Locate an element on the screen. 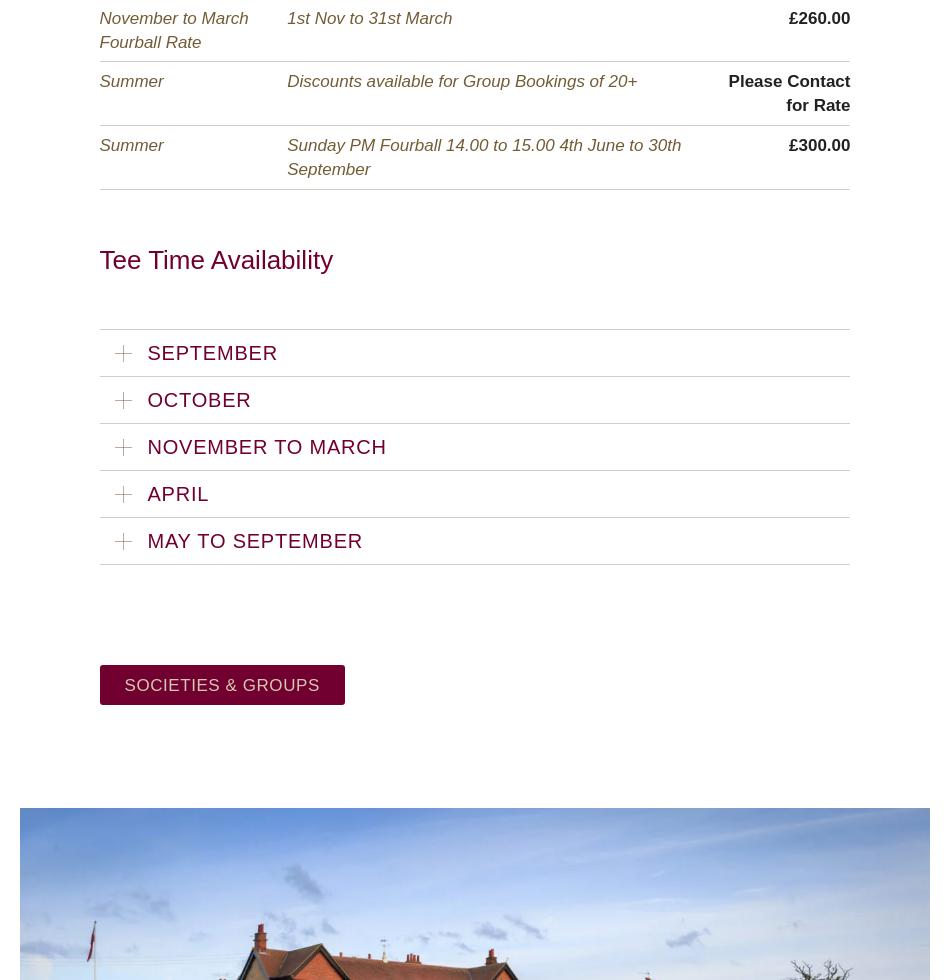 Image resolution: width=950 pixels, height=980 pixels. 'Please Contact for Rate' is located at coordinates (787, 93).